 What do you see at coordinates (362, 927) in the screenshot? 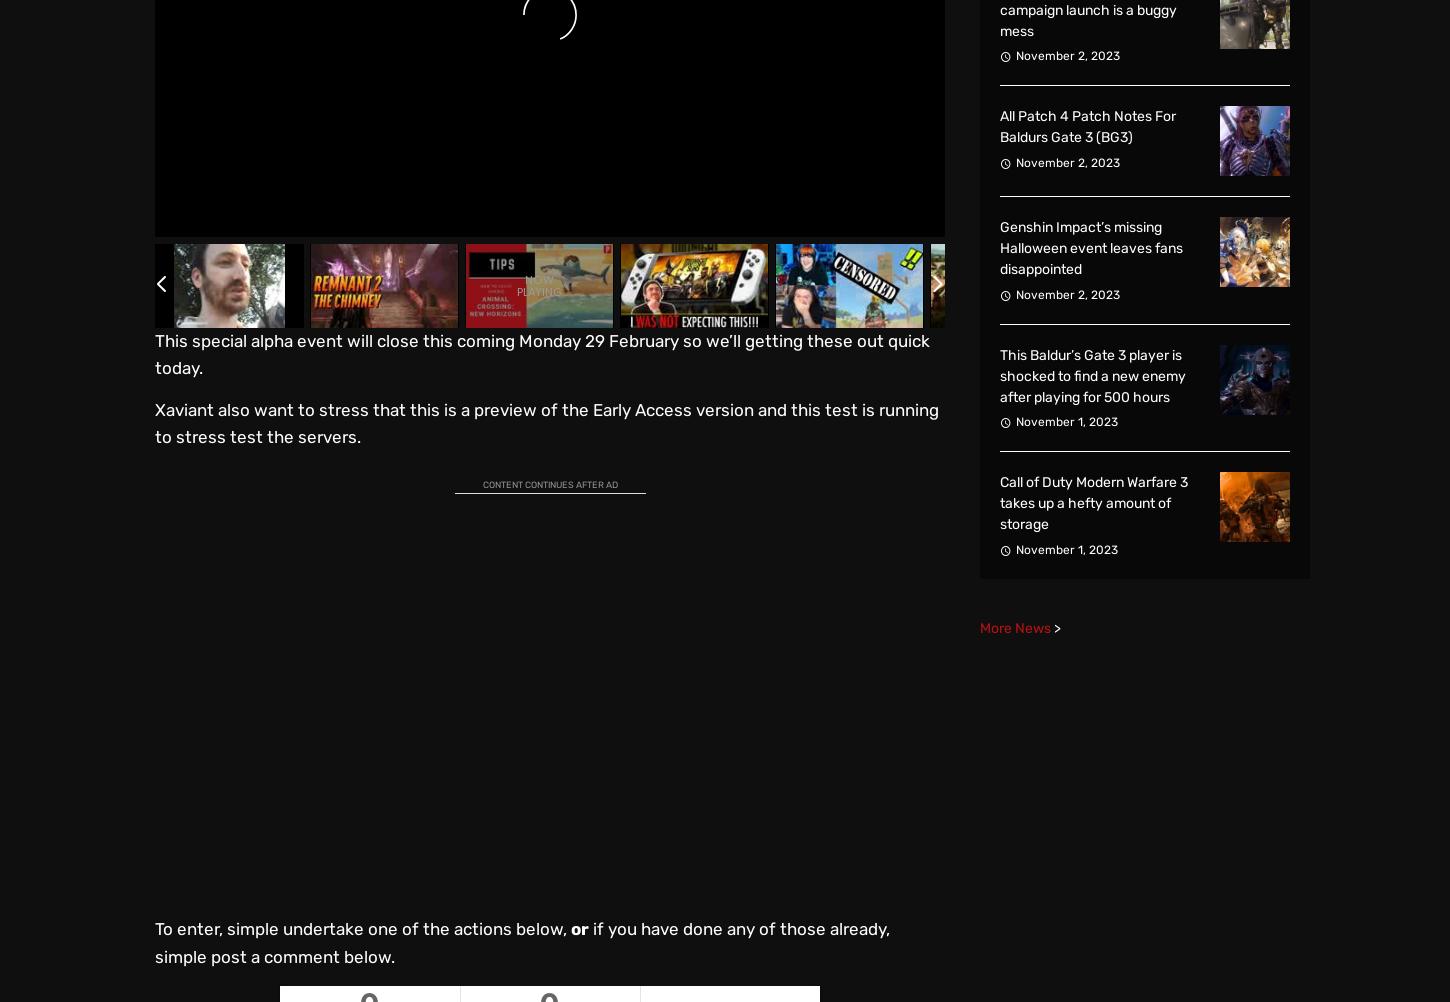
I see `'To enter, simple undertake one of the actions below,'` at bounding box center [362, 927].